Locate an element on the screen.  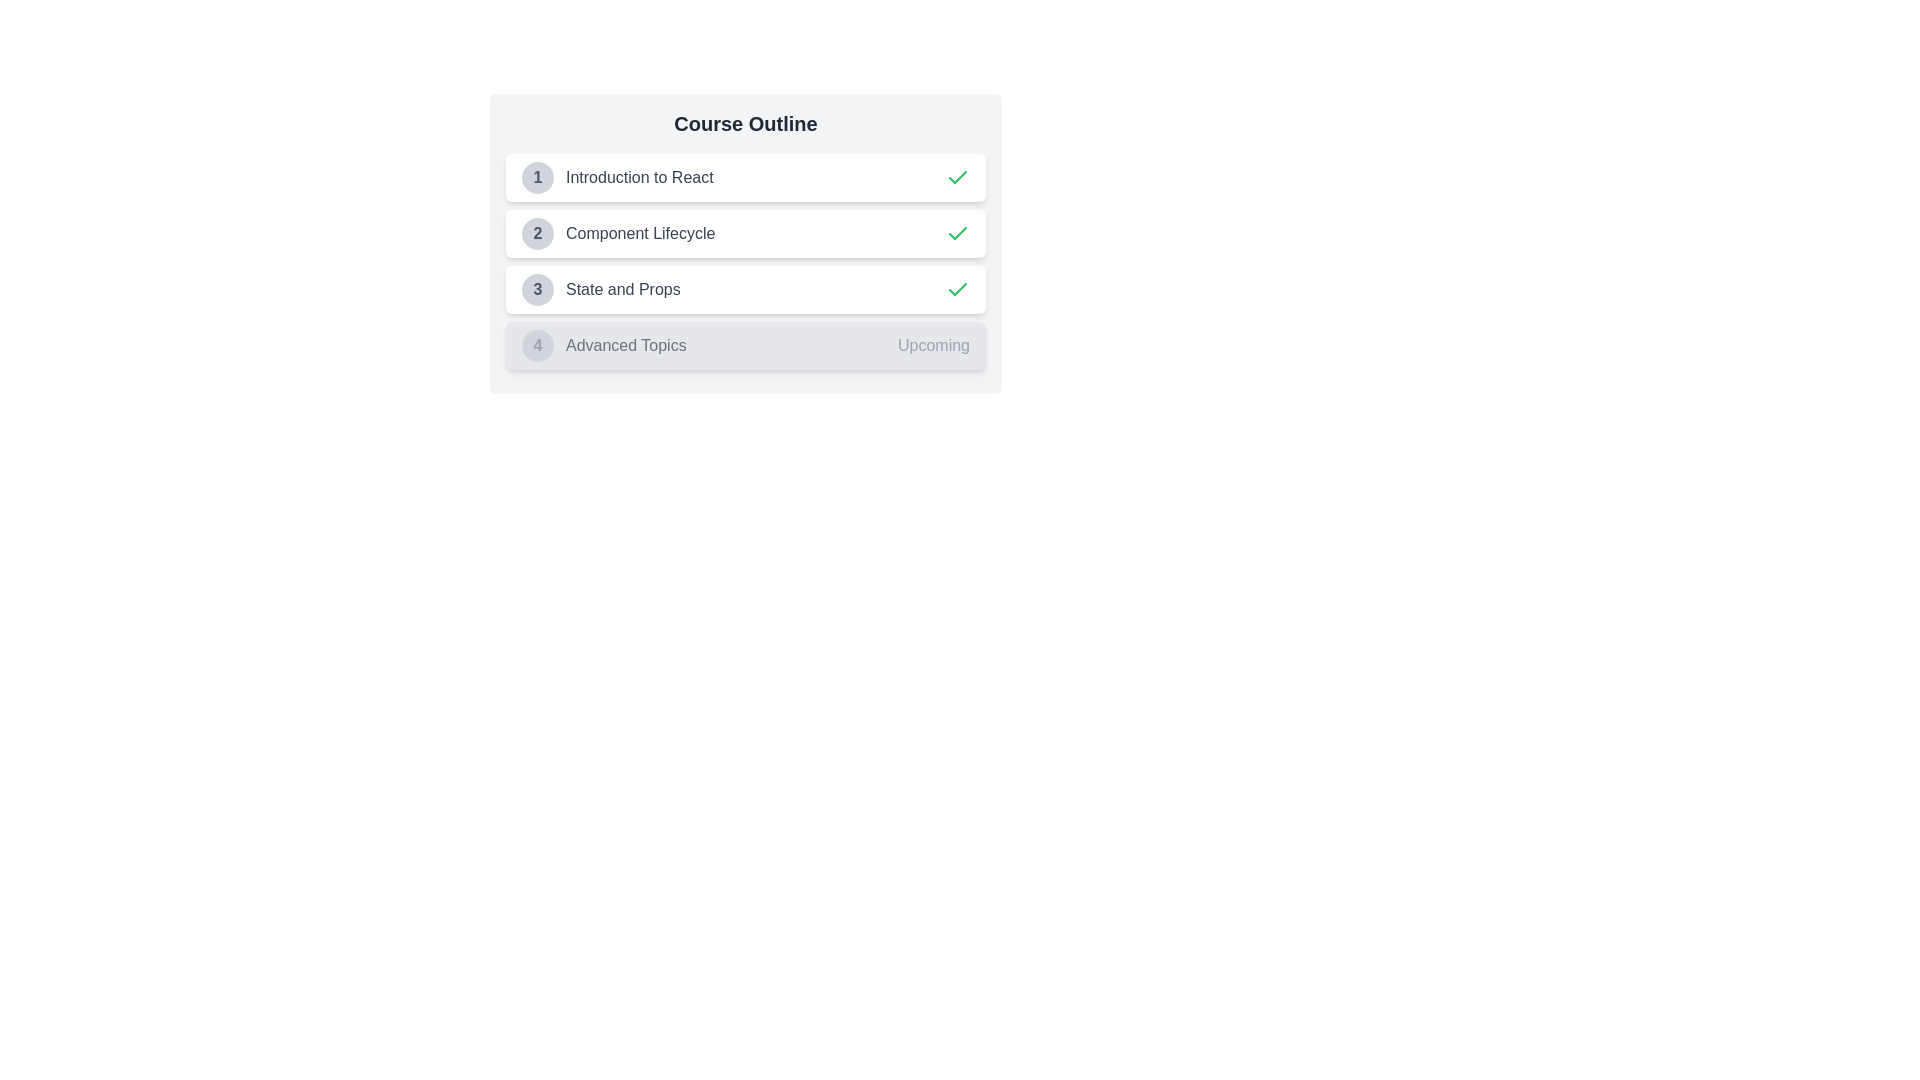
the second list item labeled 'Component Lifecycle' which has a circular badge showing the number '2' is located at coordinates (617, 233).